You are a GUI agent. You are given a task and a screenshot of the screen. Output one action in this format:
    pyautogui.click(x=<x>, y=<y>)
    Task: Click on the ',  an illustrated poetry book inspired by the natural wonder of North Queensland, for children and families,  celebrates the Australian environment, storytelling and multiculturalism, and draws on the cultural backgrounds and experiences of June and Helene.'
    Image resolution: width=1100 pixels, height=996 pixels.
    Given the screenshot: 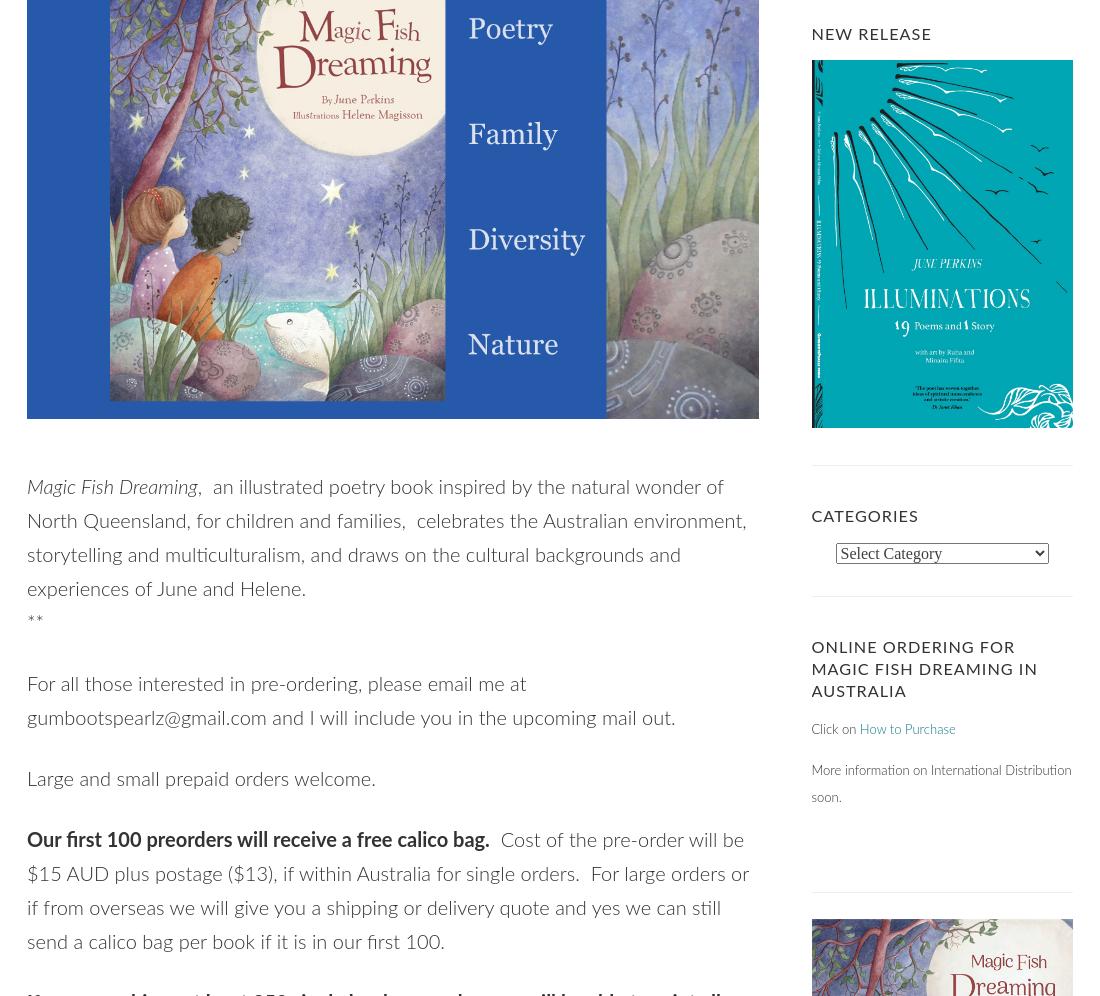 What is the action you would take?
    pyautogui.click(x=25, y=539)
    